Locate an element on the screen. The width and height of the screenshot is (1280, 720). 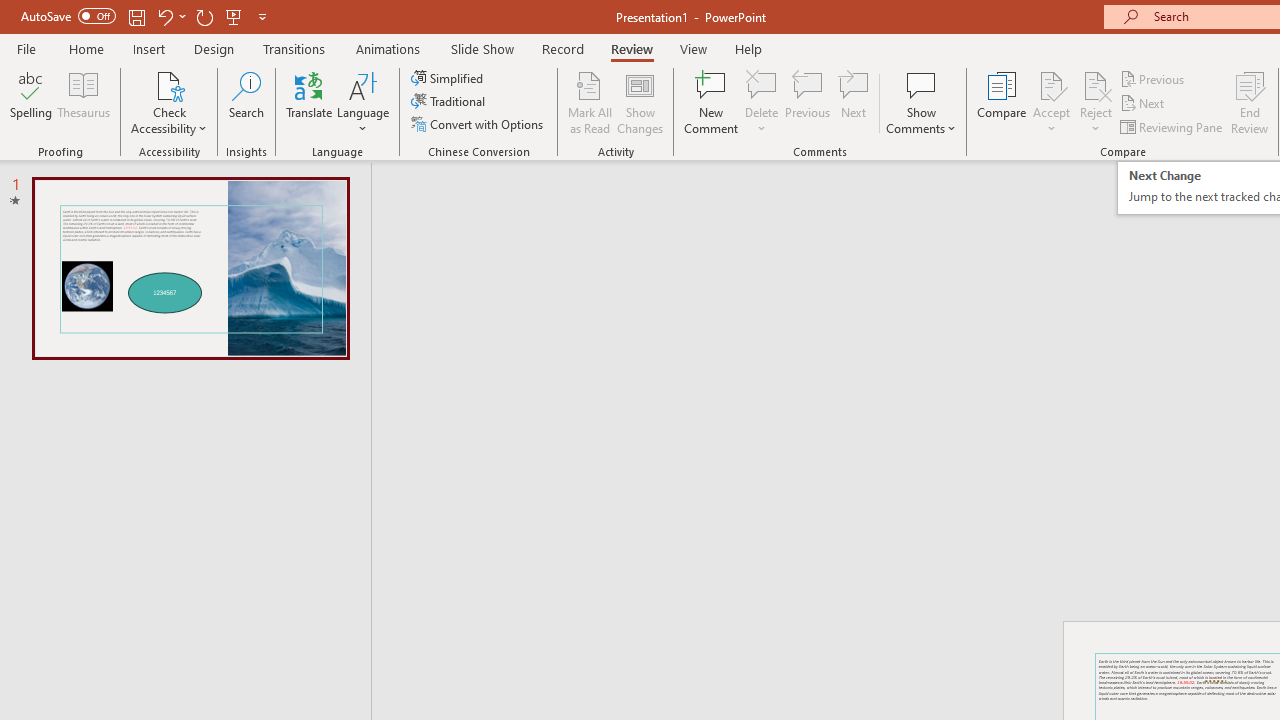
'Show Changes' is located at coordinates (640, 103).